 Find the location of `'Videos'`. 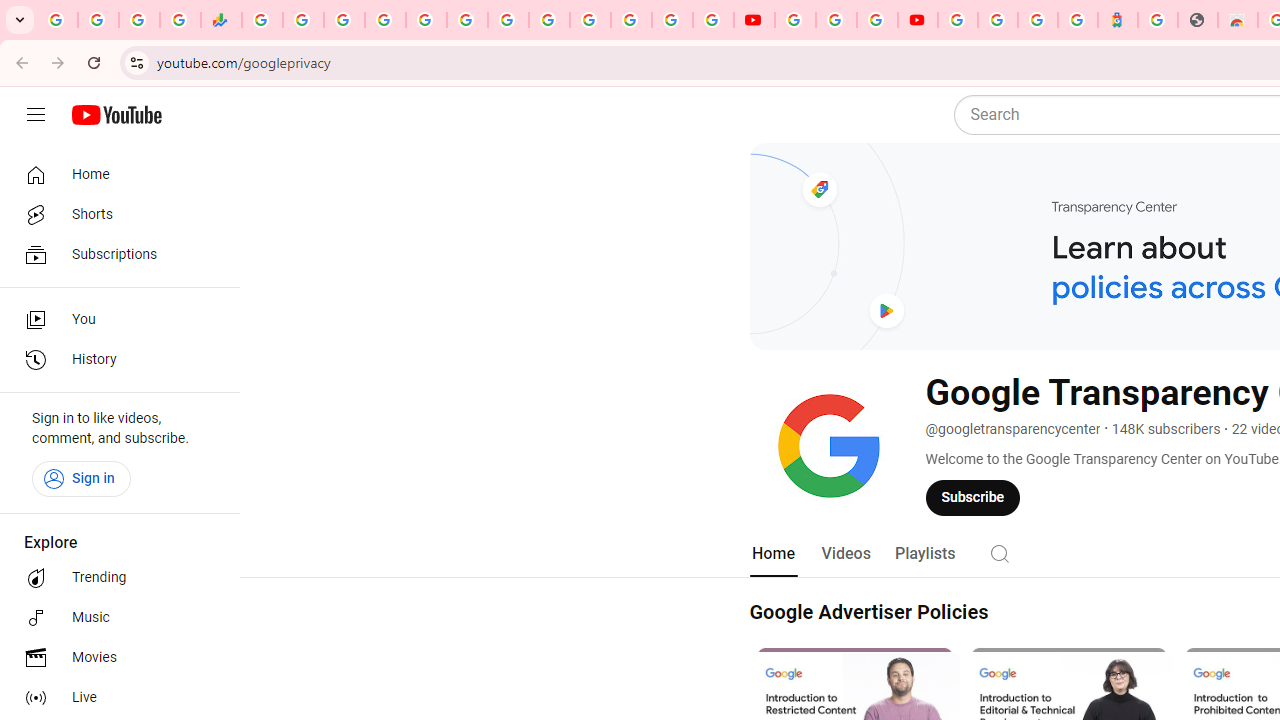

'Videos' is located at coordinates (845, 553).